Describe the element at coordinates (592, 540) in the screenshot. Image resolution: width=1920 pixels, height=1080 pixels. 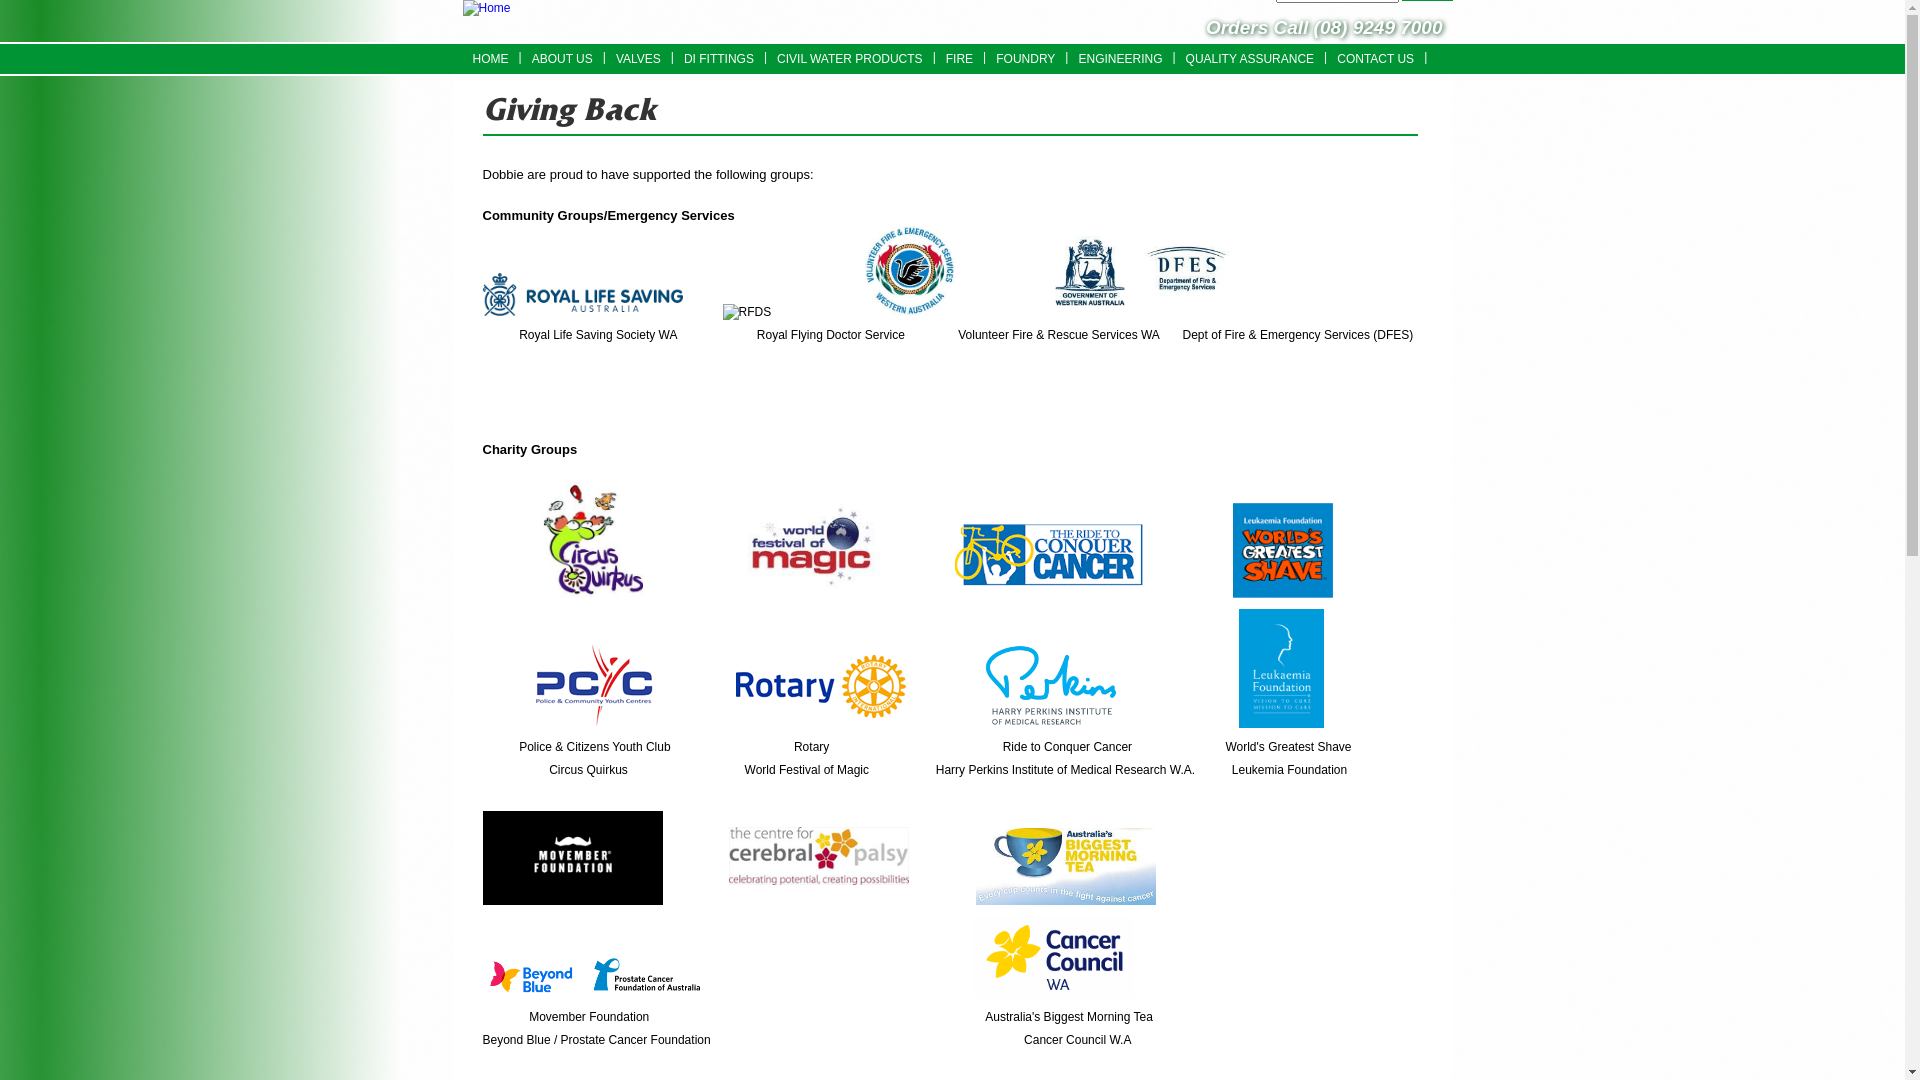
I see `'Quirkus Circus'` at that location.